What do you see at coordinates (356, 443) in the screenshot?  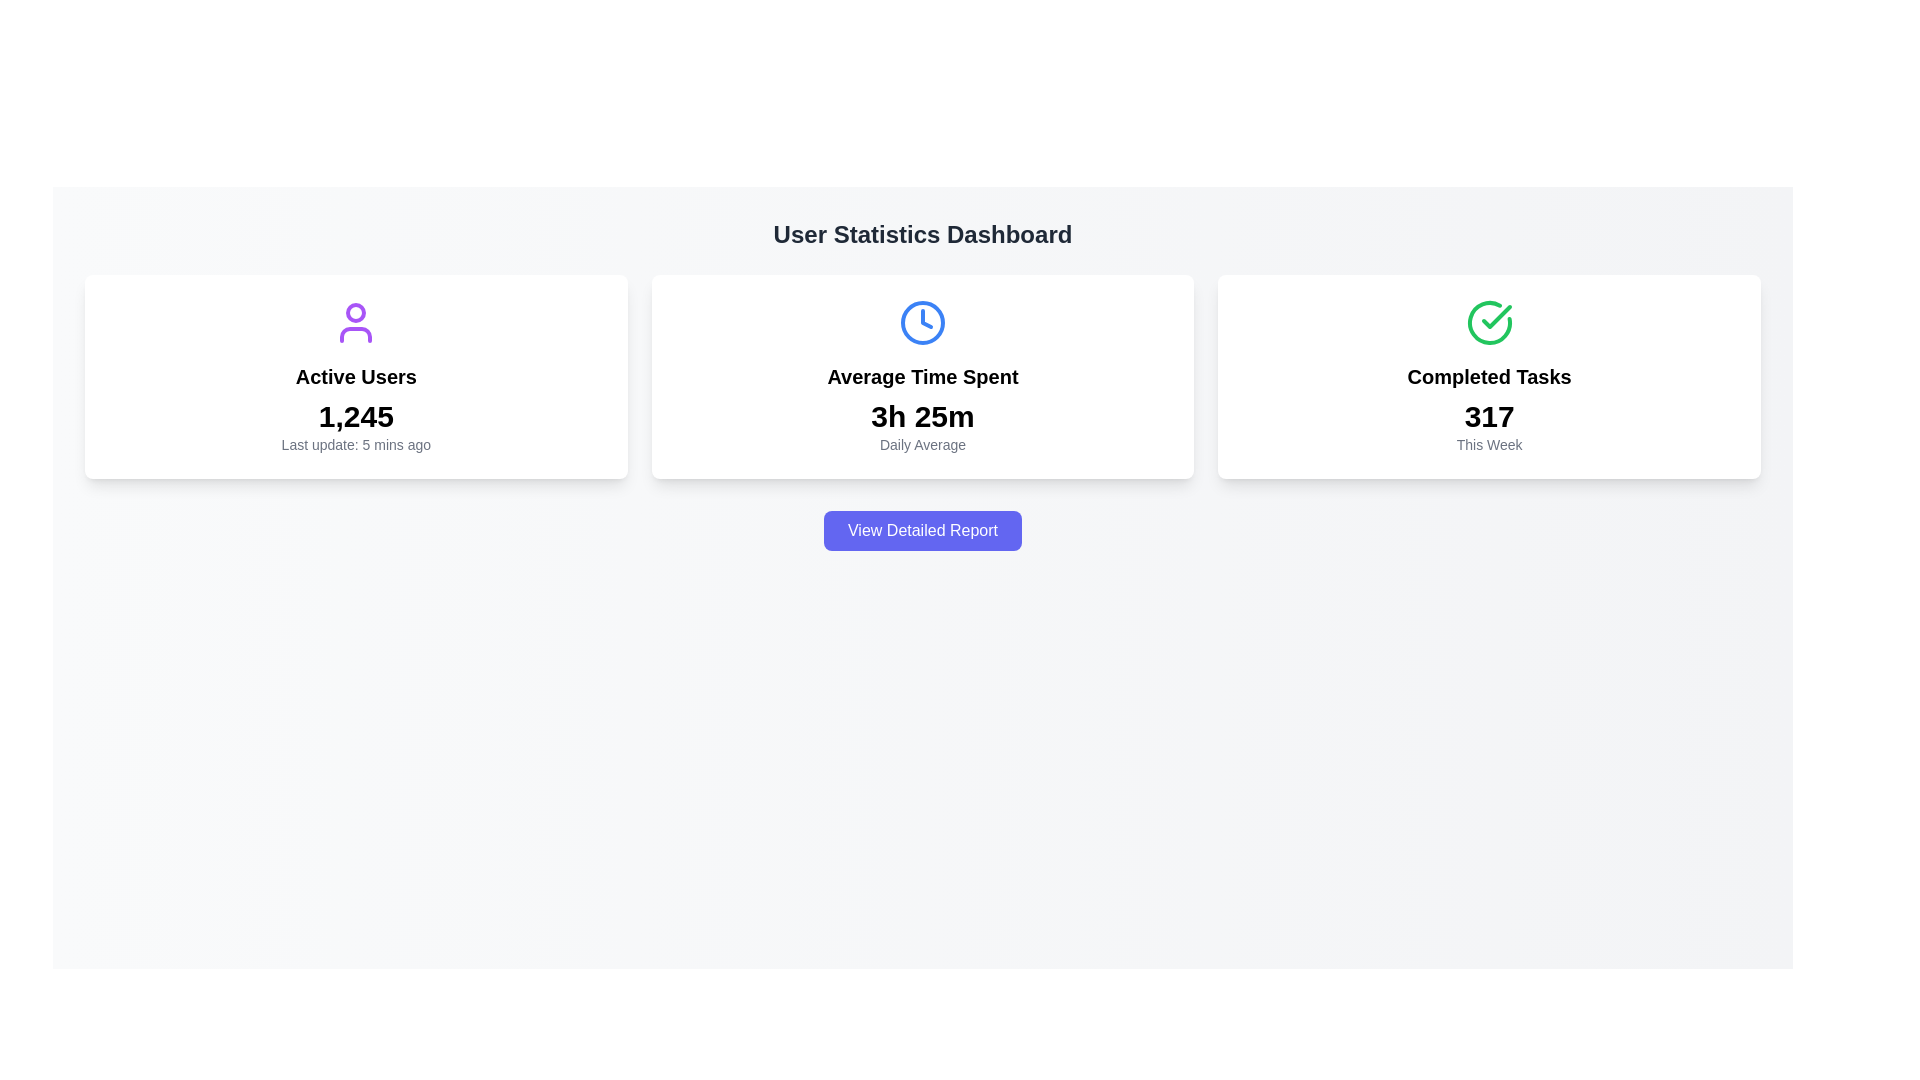 I see `the timestamp text label that indicates the last update time, located below the bold number '1,245' and the text 'Active Users' in the leftmost card of the interface` at bounding box center [356, 443].